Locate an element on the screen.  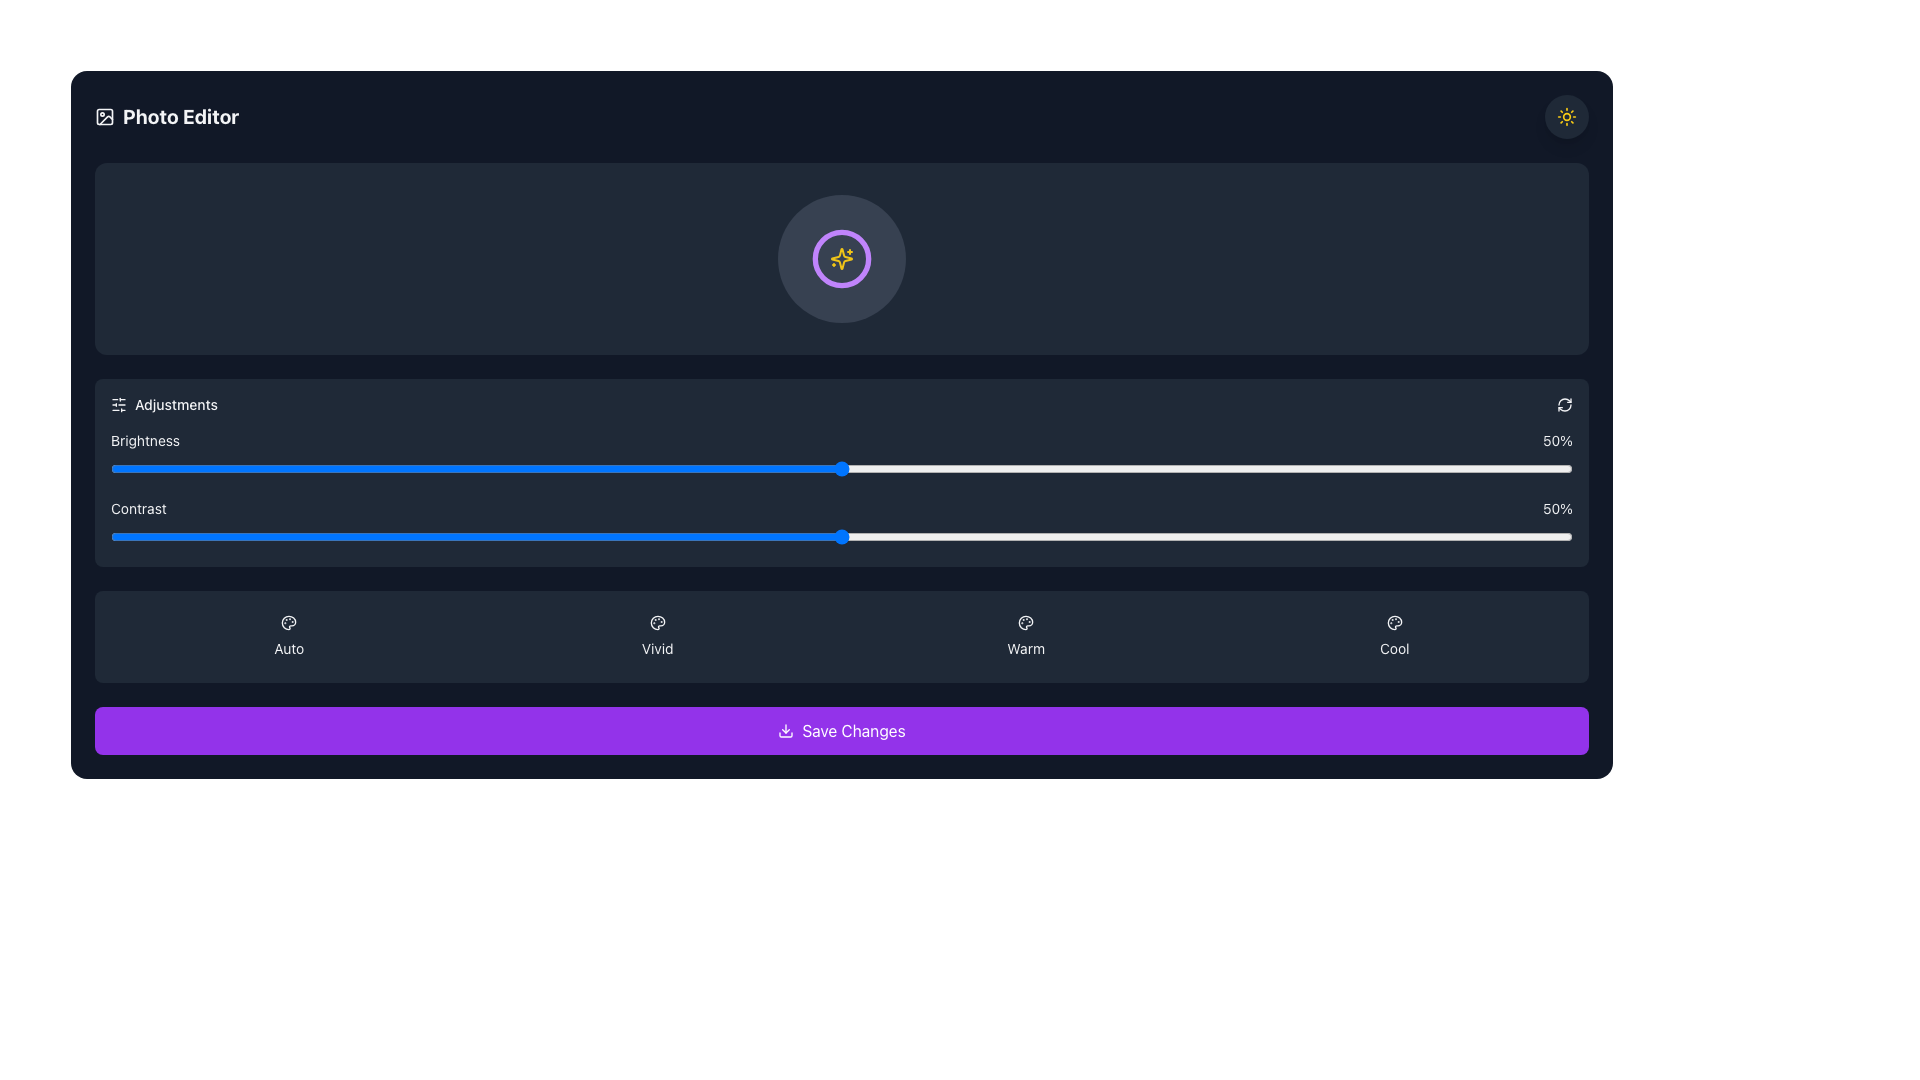
the 'Contrast' range slider is located at coordinates (841, 523).